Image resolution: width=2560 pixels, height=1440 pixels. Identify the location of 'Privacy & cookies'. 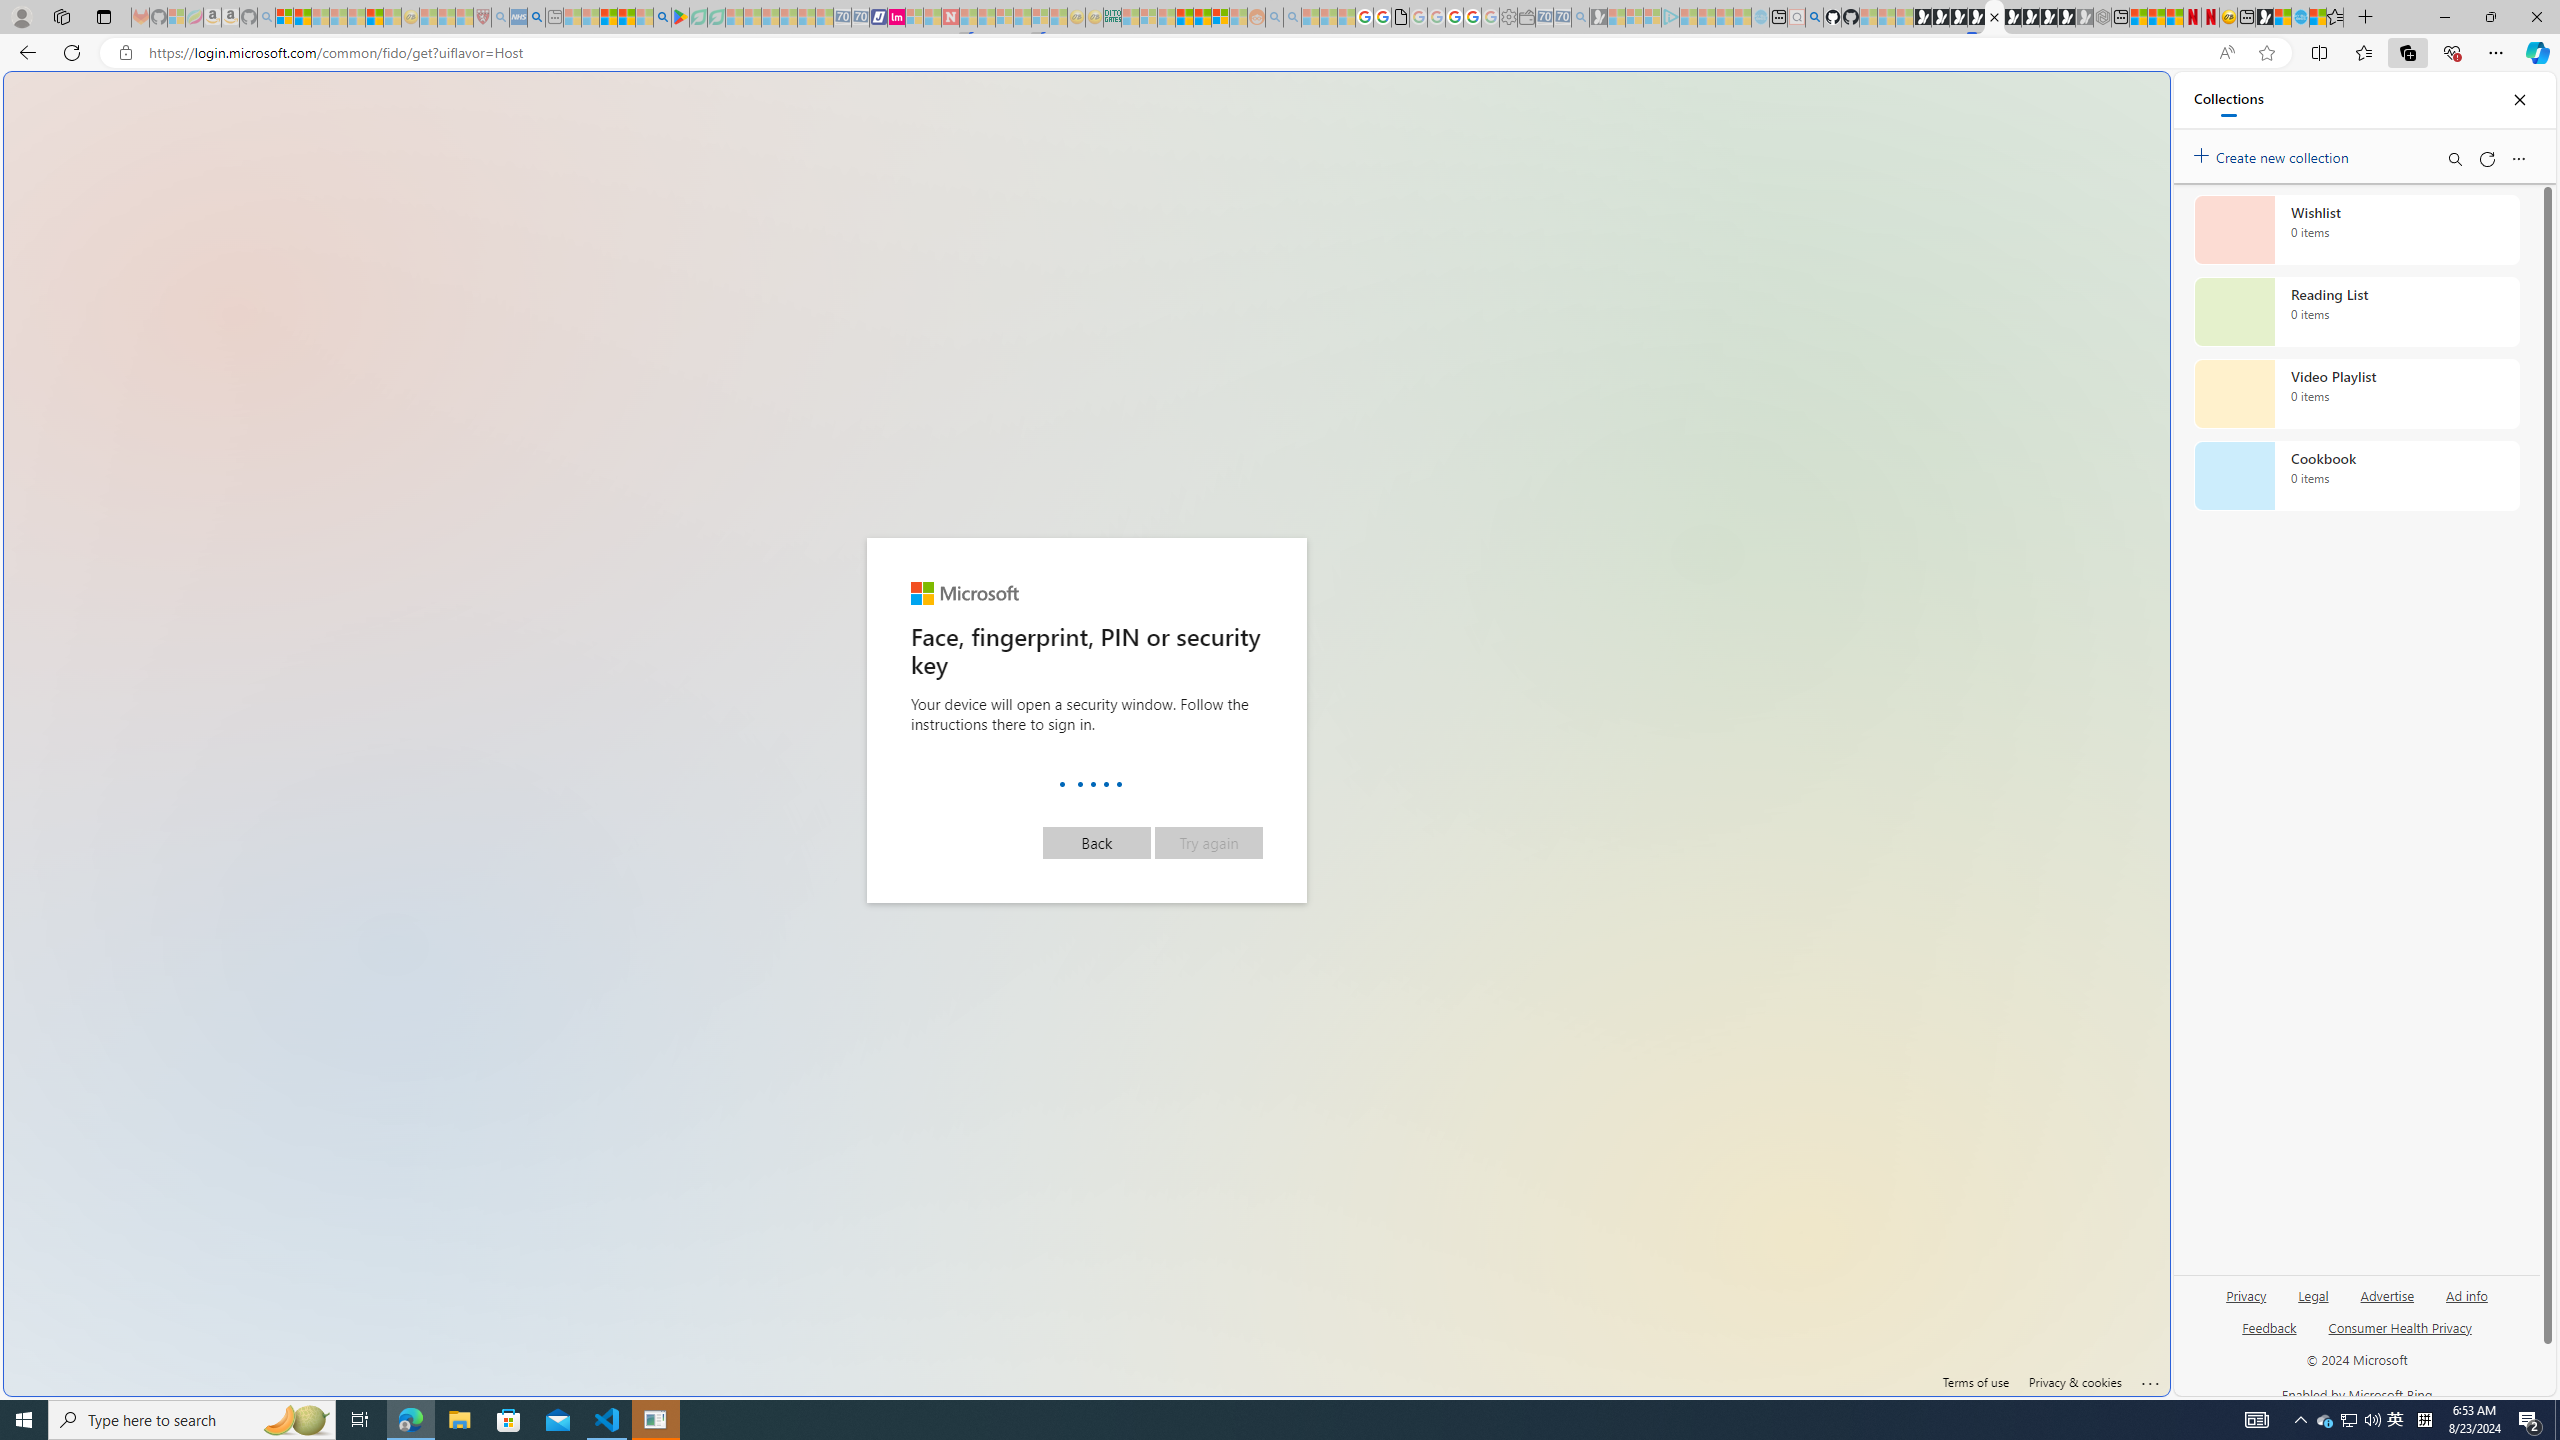
(2074, 1382).